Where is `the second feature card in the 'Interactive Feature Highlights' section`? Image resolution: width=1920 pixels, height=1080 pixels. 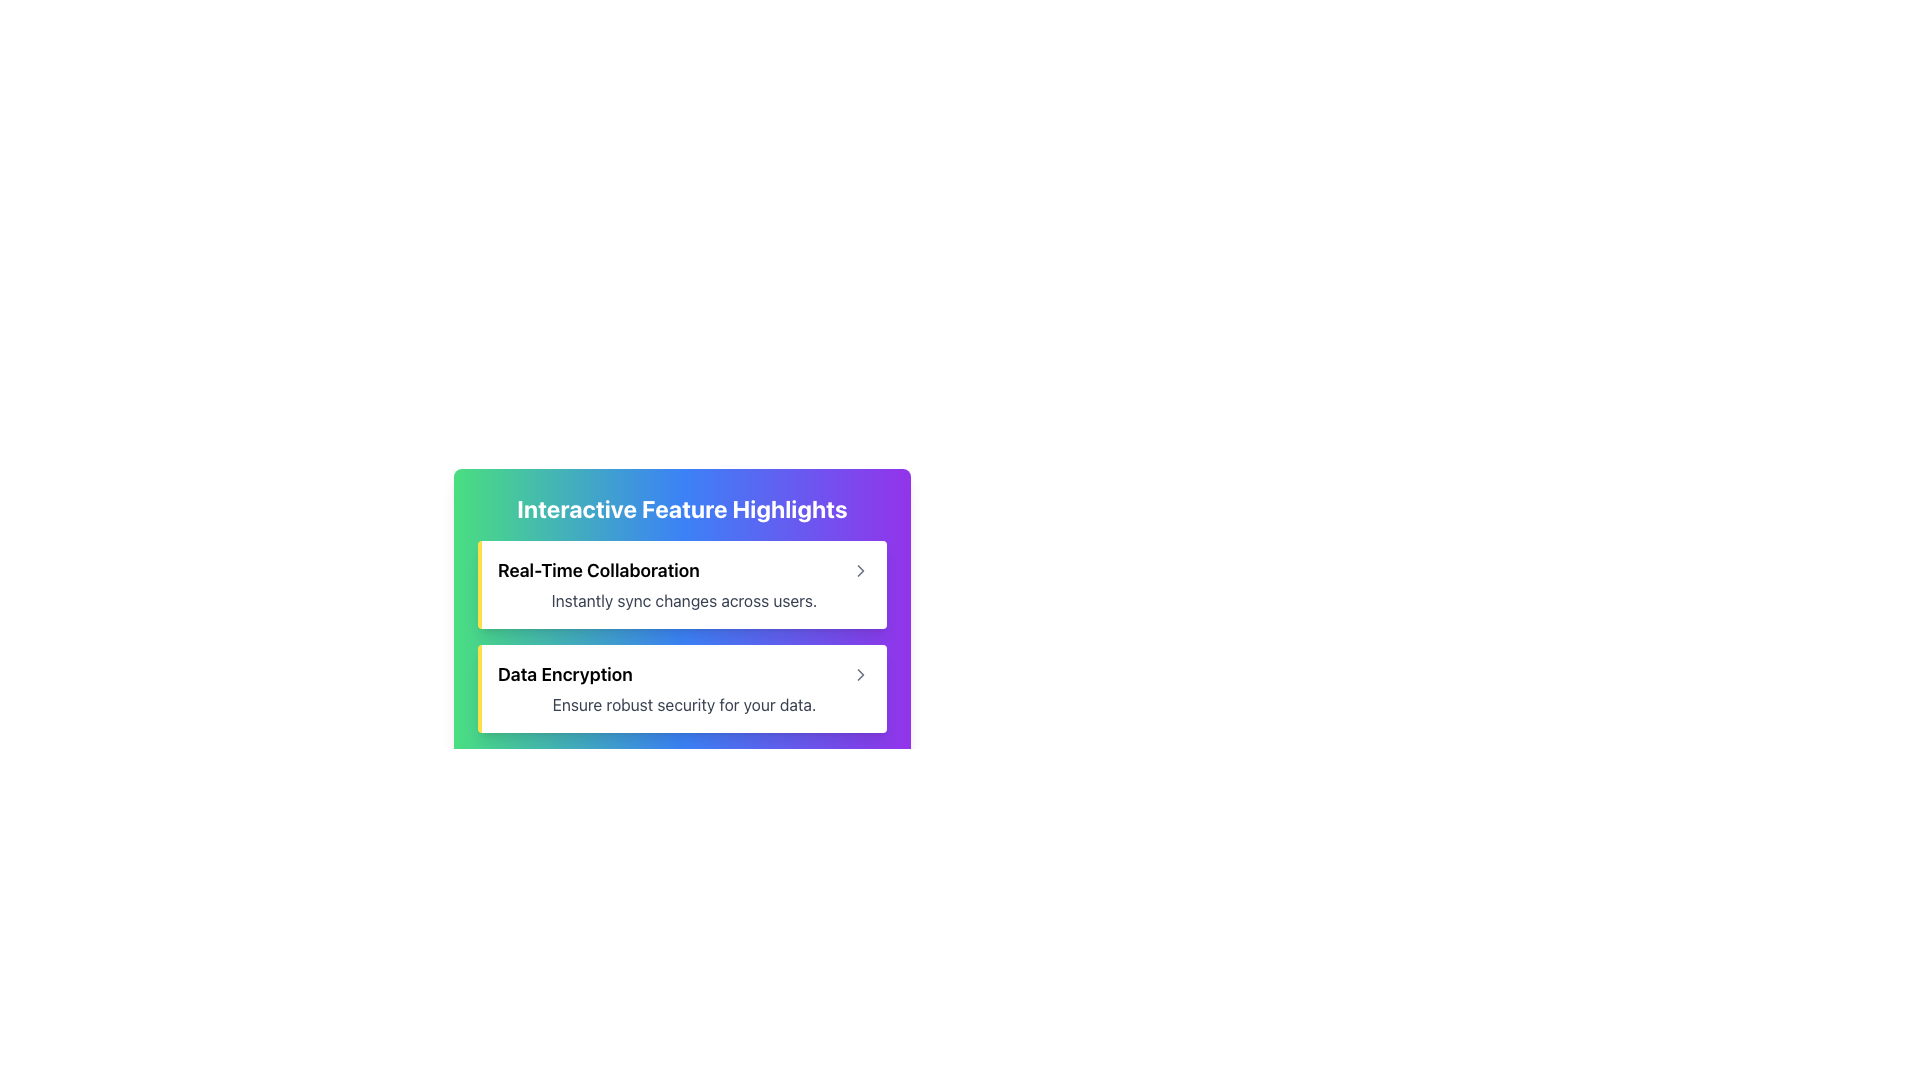 the second feature card in the 'Interactive Feature Highlights' section is located at coordinates (682, 688).